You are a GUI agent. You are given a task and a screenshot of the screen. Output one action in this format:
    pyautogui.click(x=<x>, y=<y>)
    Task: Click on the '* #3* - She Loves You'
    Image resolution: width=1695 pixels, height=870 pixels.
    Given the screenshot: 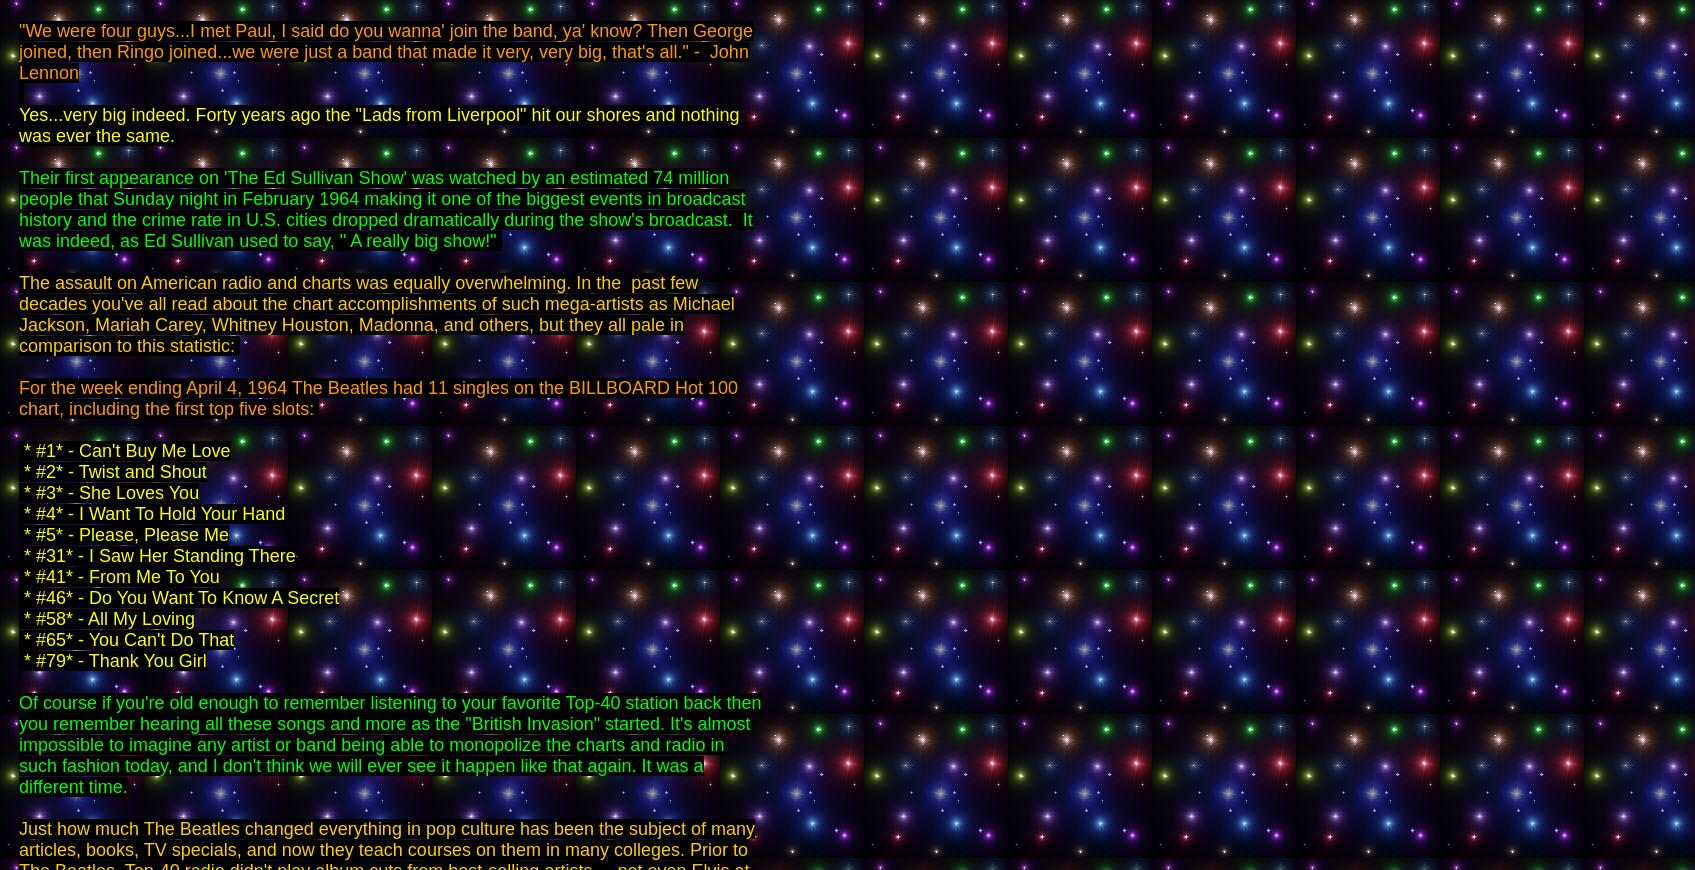 What is the action you would take?
    pyautogui.click(x=107, y=492)
    